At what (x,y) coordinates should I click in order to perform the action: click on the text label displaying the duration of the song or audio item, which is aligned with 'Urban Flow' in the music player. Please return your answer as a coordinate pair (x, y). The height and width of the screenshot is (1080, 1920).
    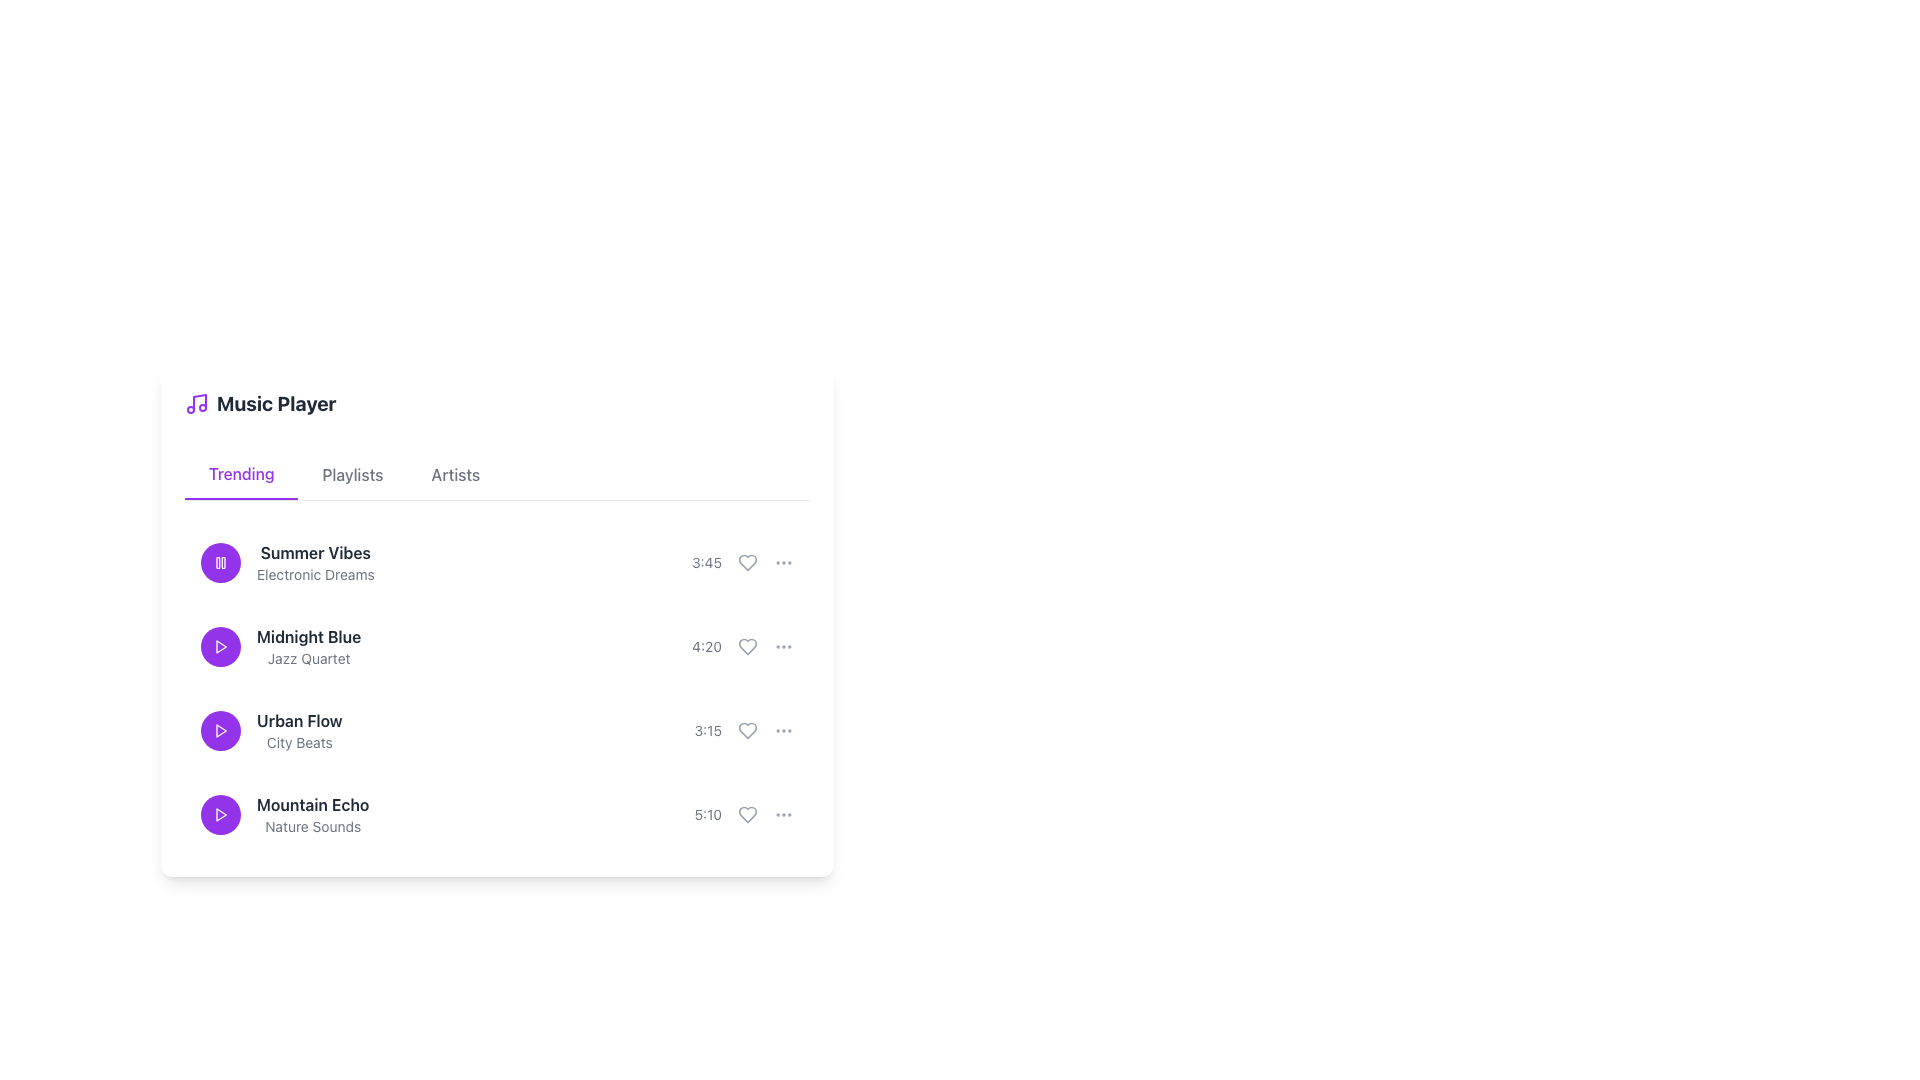
    Looking at the image, I should click on (708, 731).